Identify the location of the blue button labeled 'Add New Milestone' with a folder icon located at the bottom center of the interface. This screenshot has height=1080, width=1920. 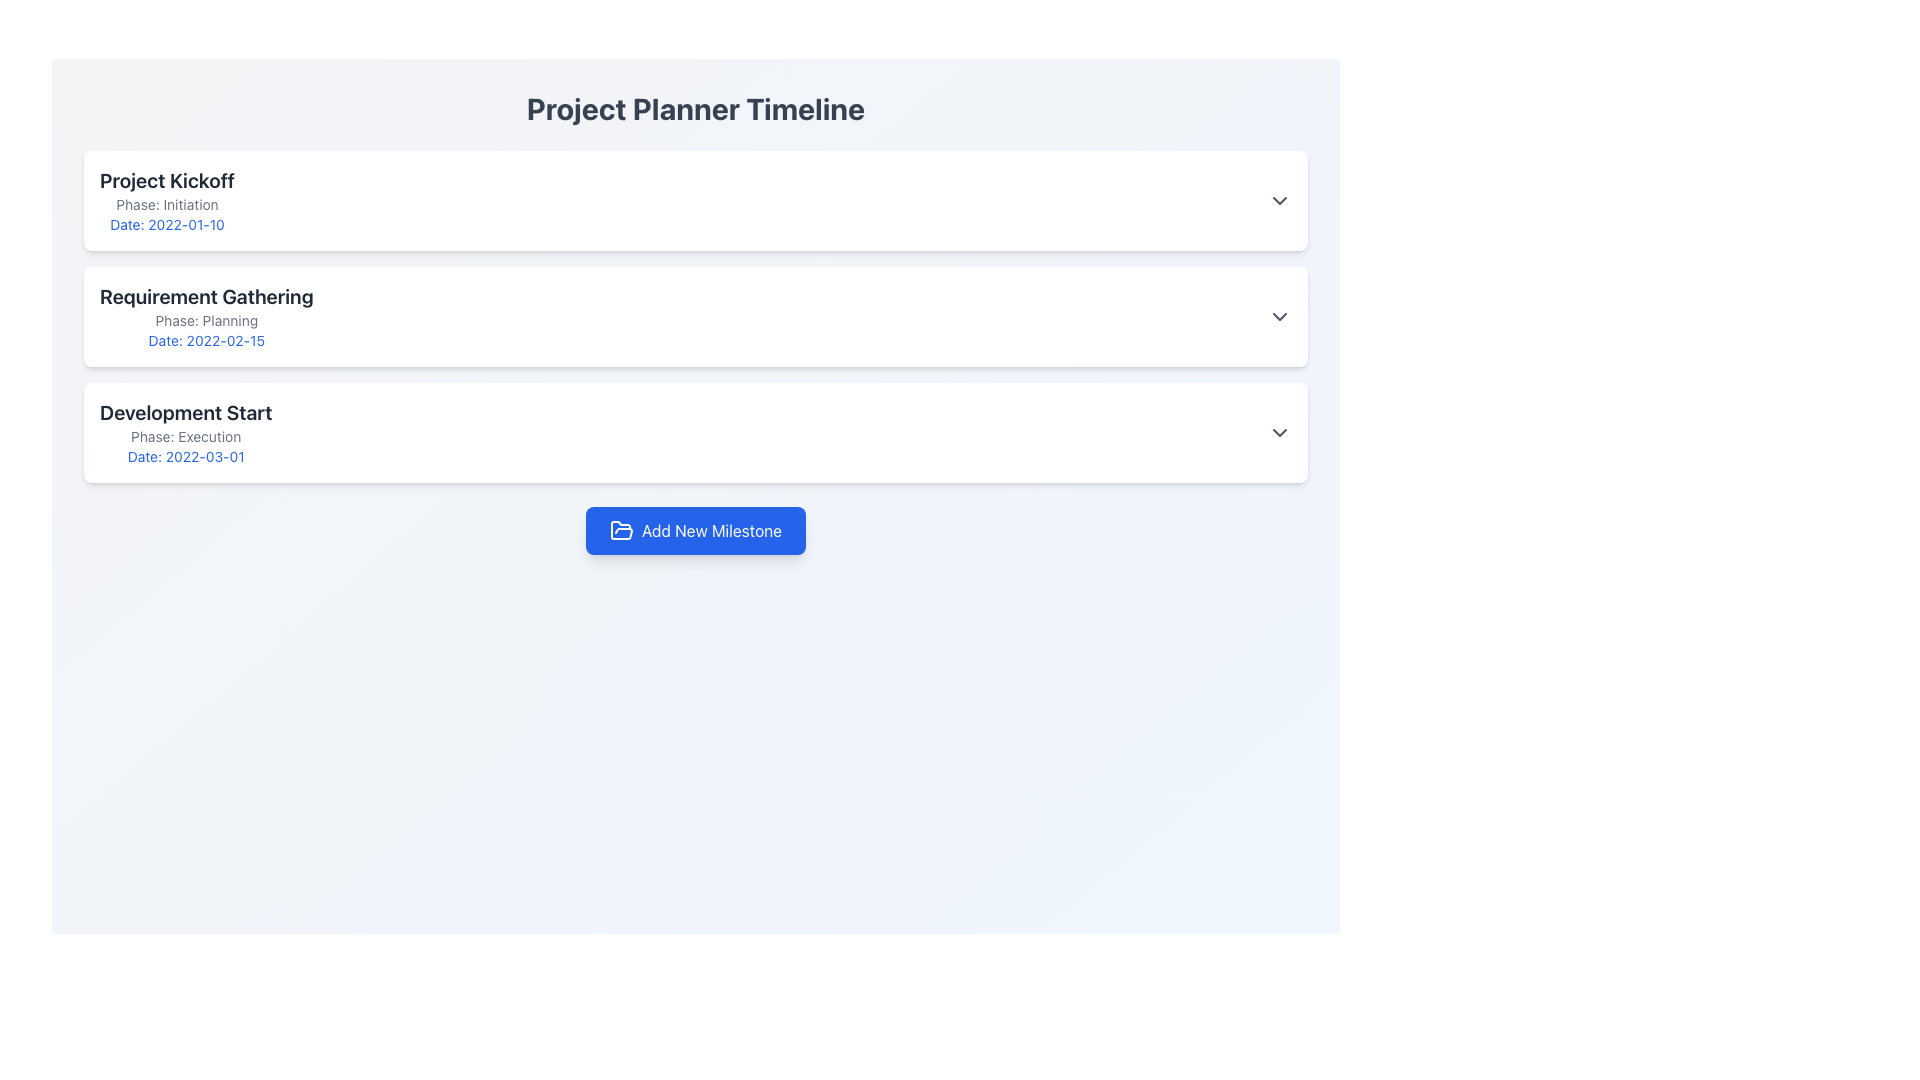
(696, 530).